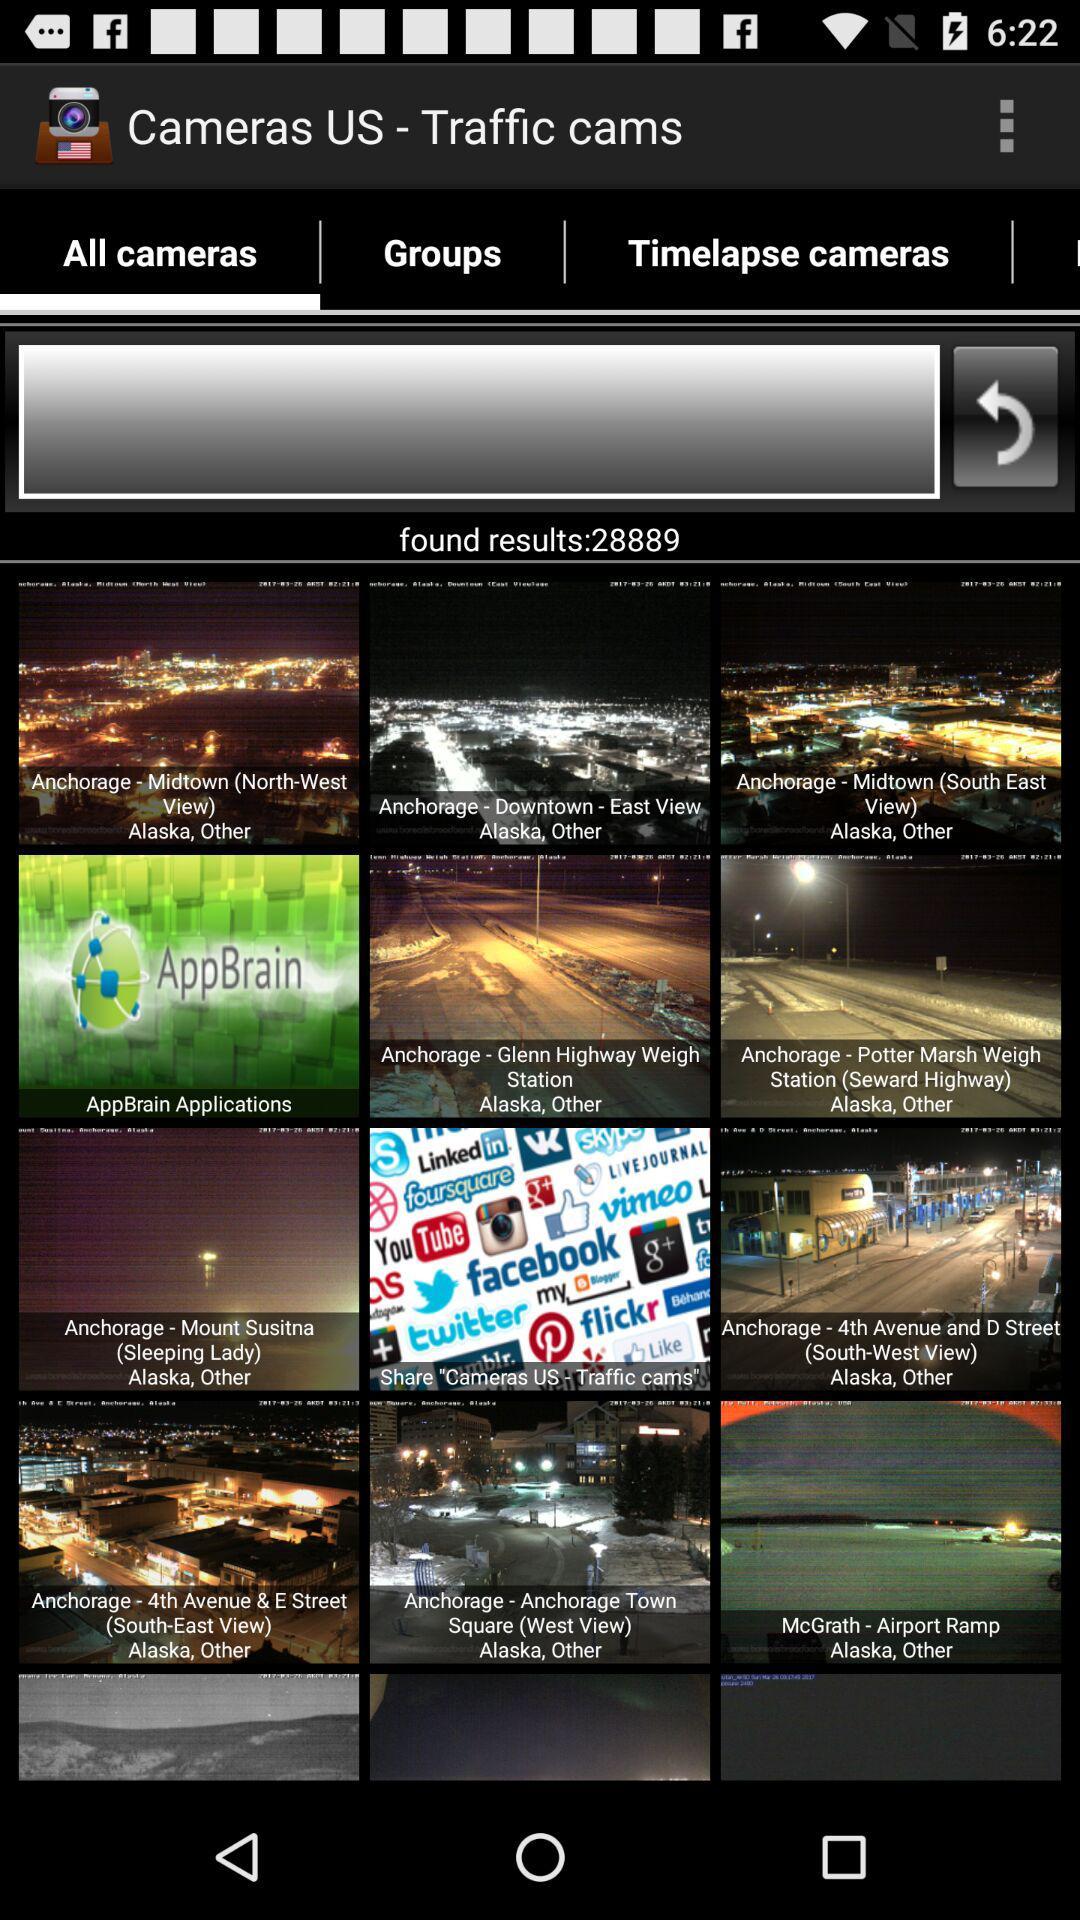 The image size is (1080, 1920). What do you see at coordinates (1006, 124) in the screenshot?
I see `item above the timelapse cameras app` at bounding box center [1006, 124].